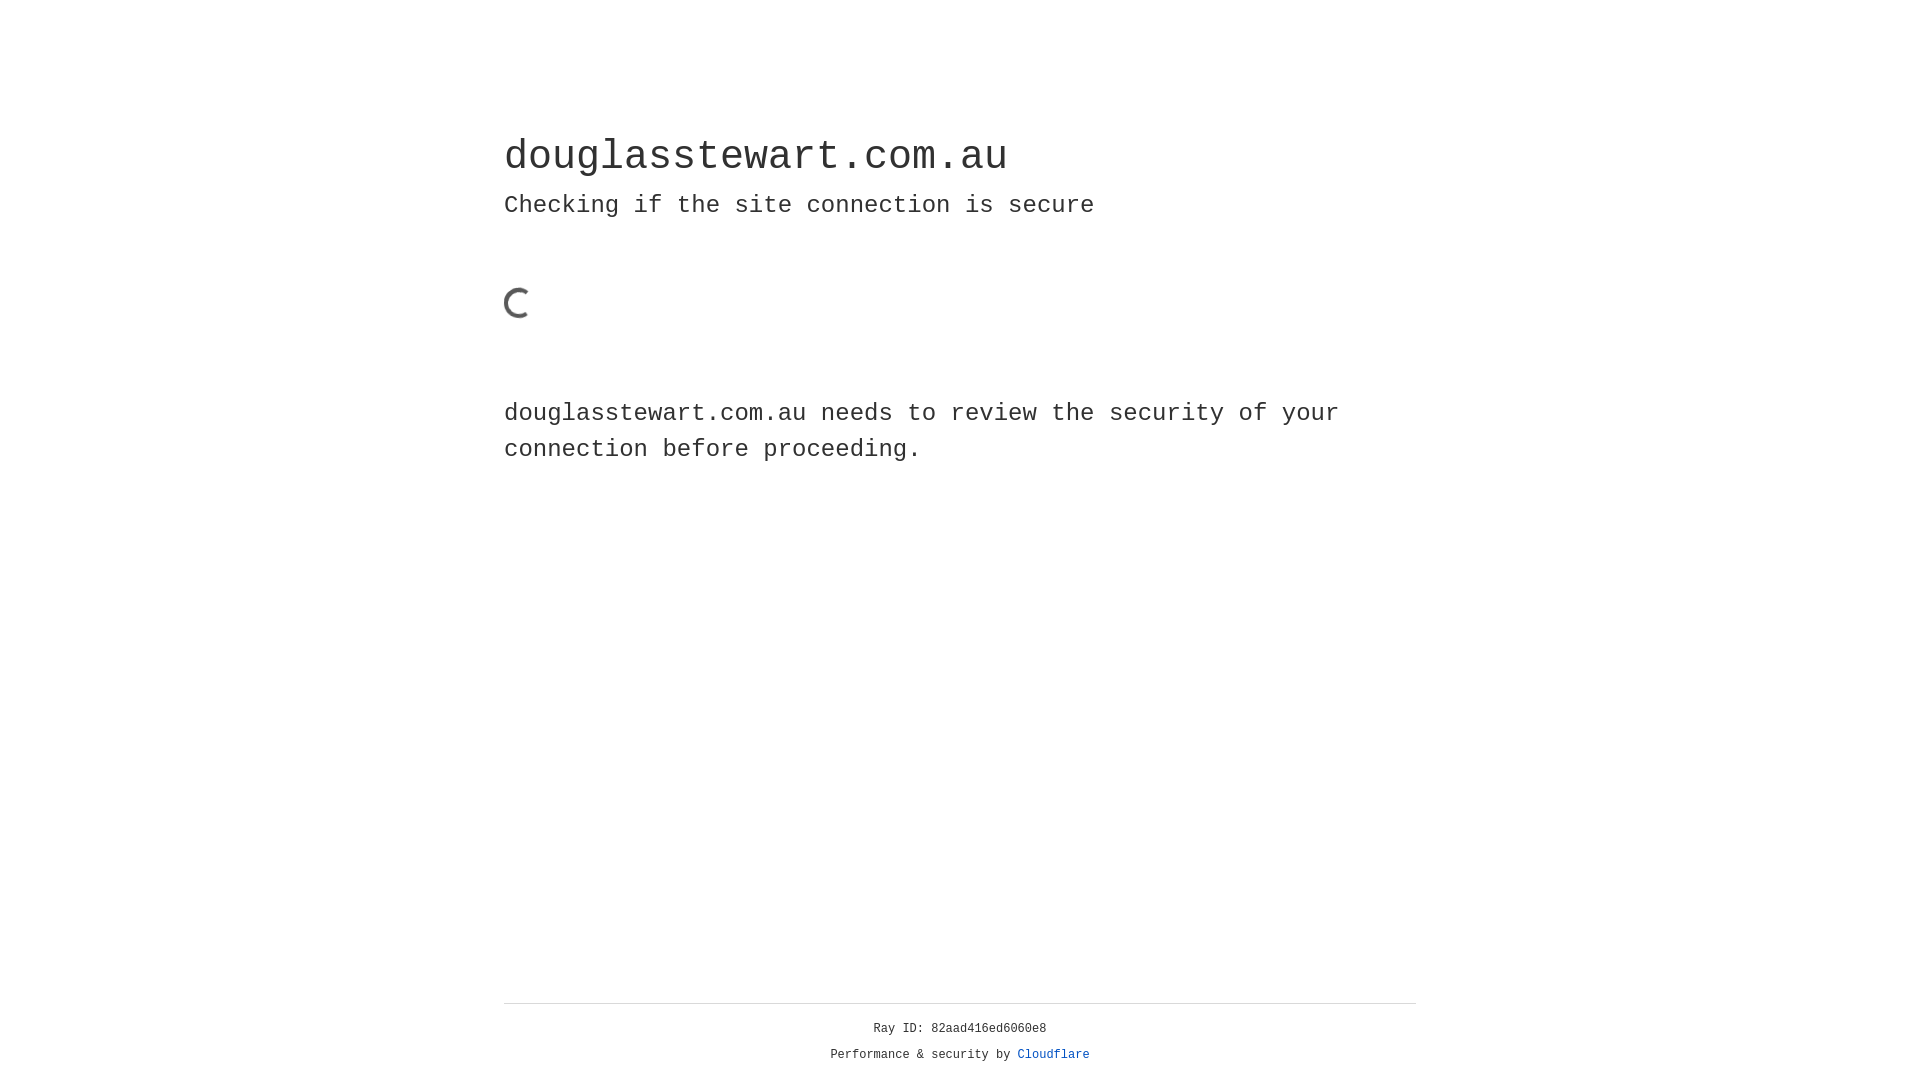 The width and height of the screenshot is (1920, 1080). What do you see at coordinates (1053, 1054) in the screenshot?
I see `'Cloudflare'` at bounding box center [1053, 1054].